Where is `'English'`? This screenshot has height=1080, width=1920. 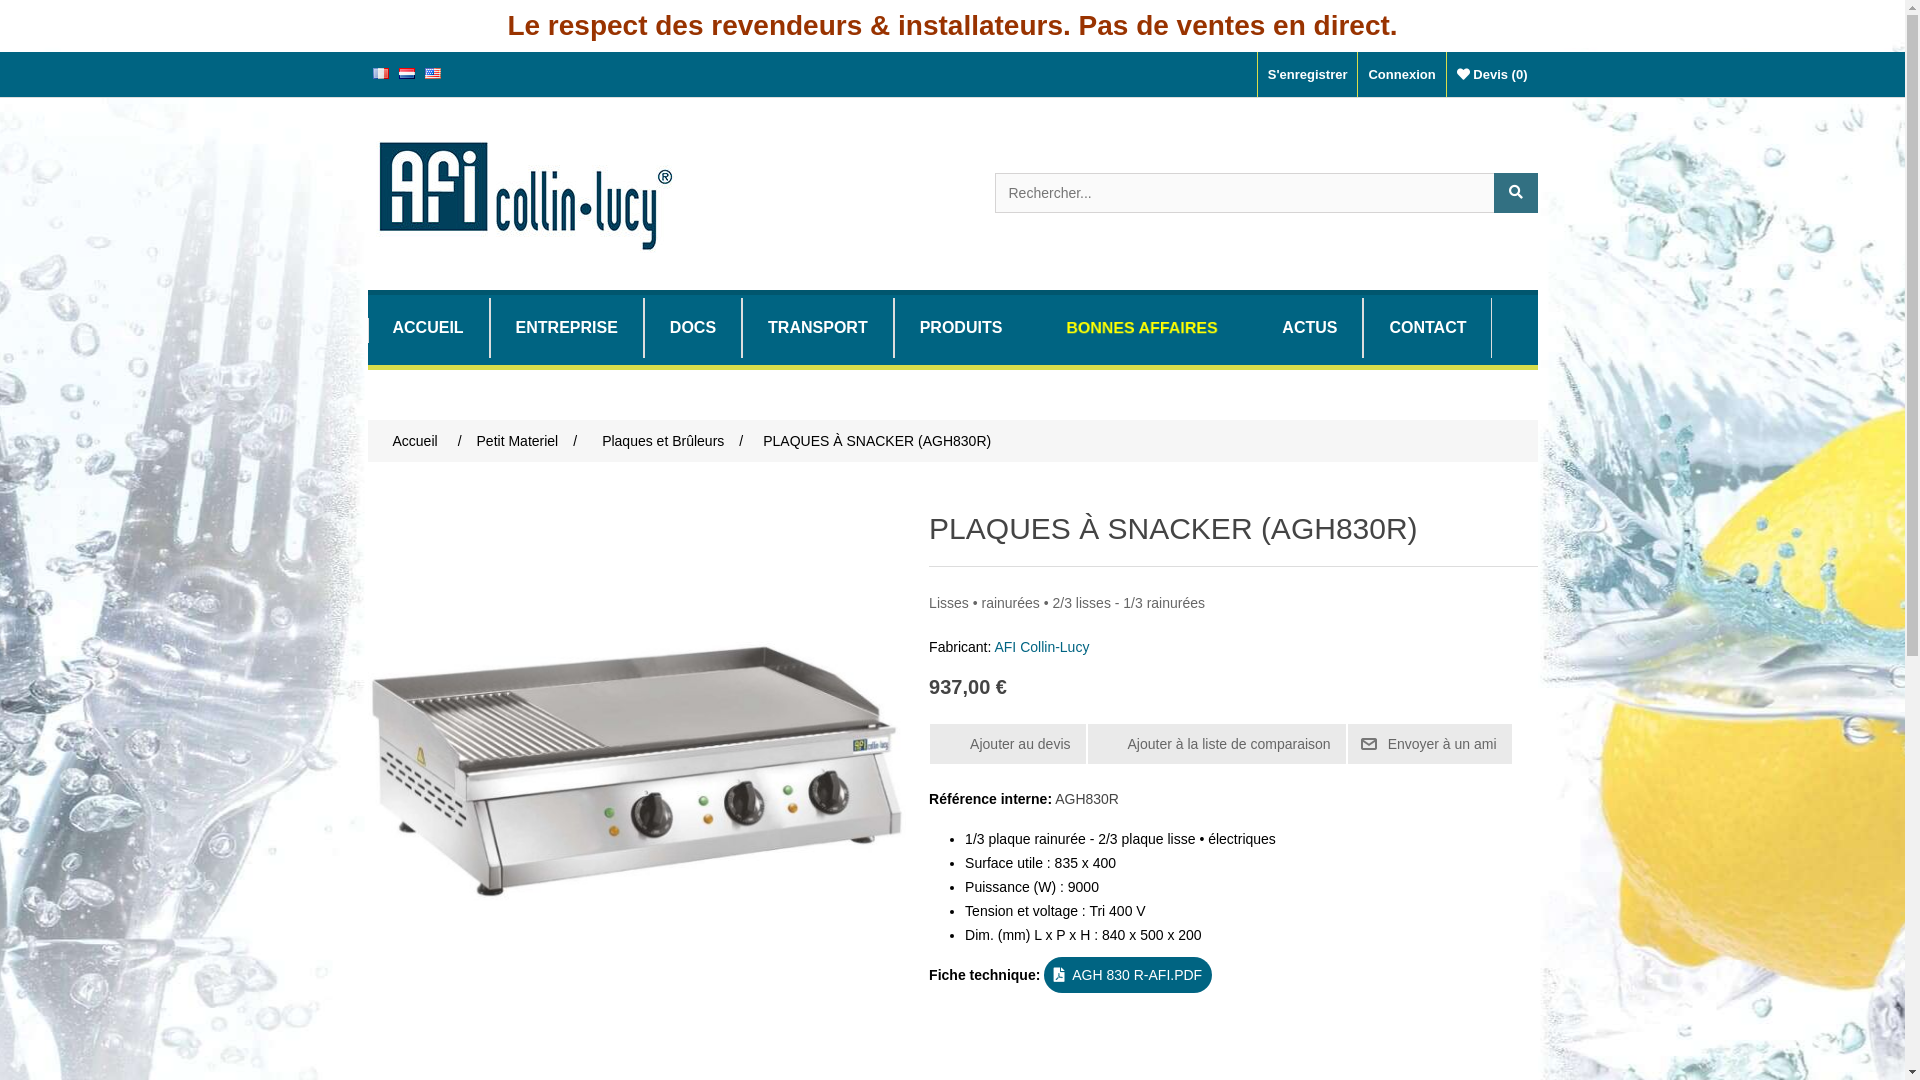 'English' is located at coordinates (431, 72).